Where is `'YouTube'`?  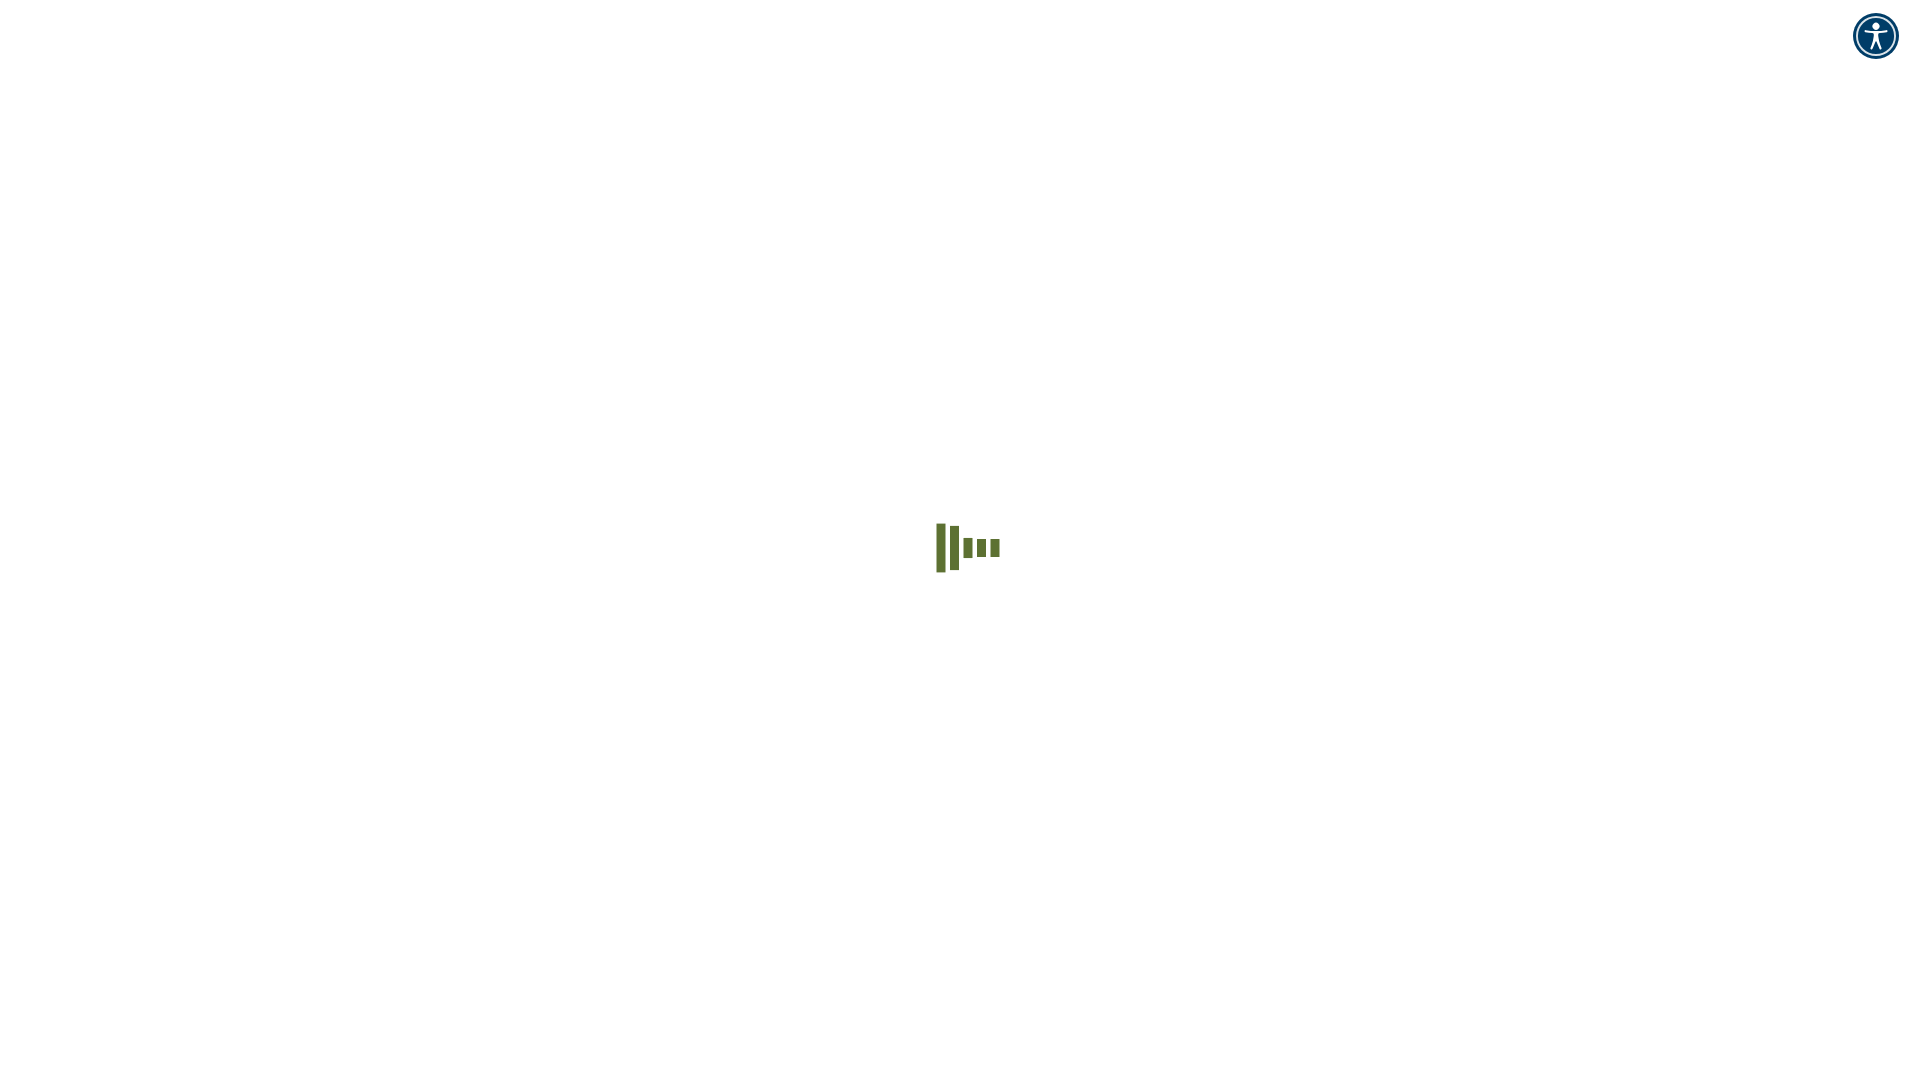 'YouTube' is located at coordinates (108, 737).